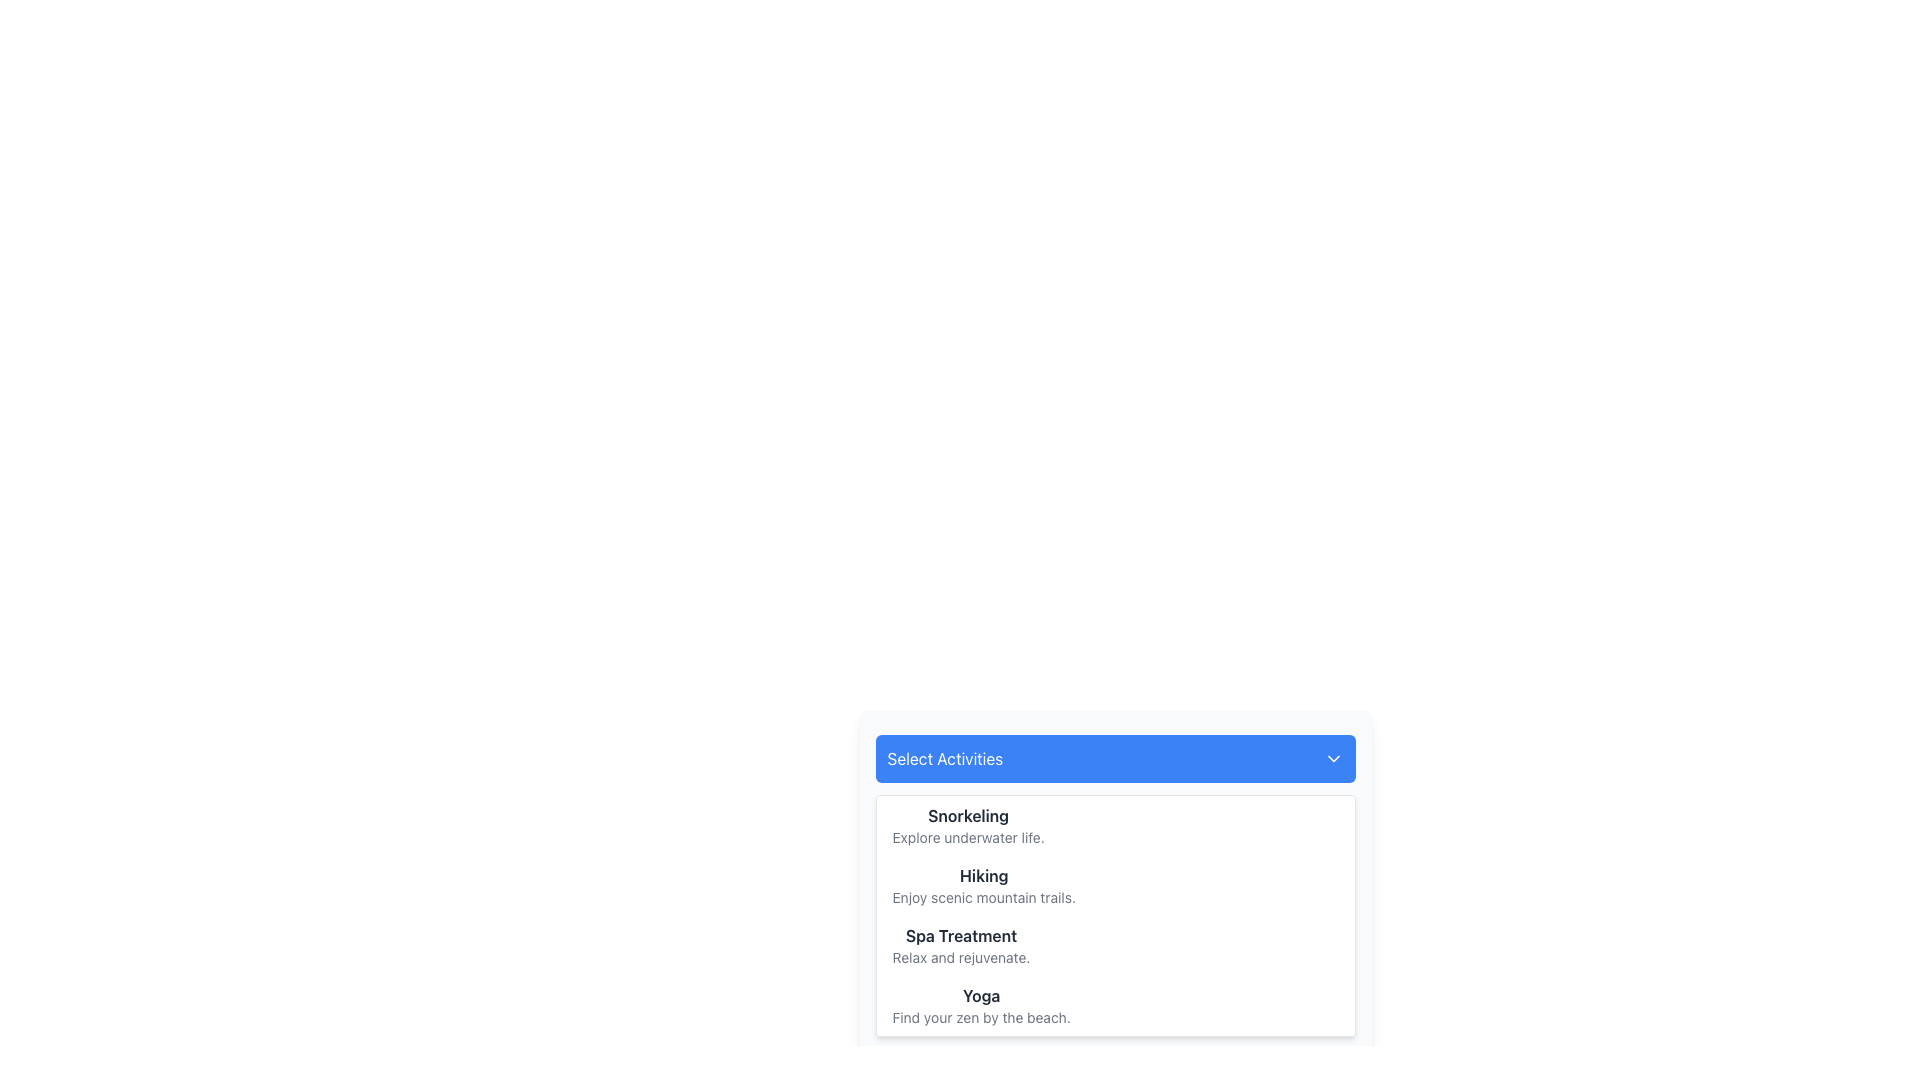 This screenshot has width=1920, height=1080. What do you see at coordinates (981, 1018) in the screenshot?
I see `text snippet containing the phrase 'Find your zen by the beach.' which is styled with a small font size and light gray color, located below 'Yoga' in the dropdown of selectable activities` at bounding box center [981, 1018].